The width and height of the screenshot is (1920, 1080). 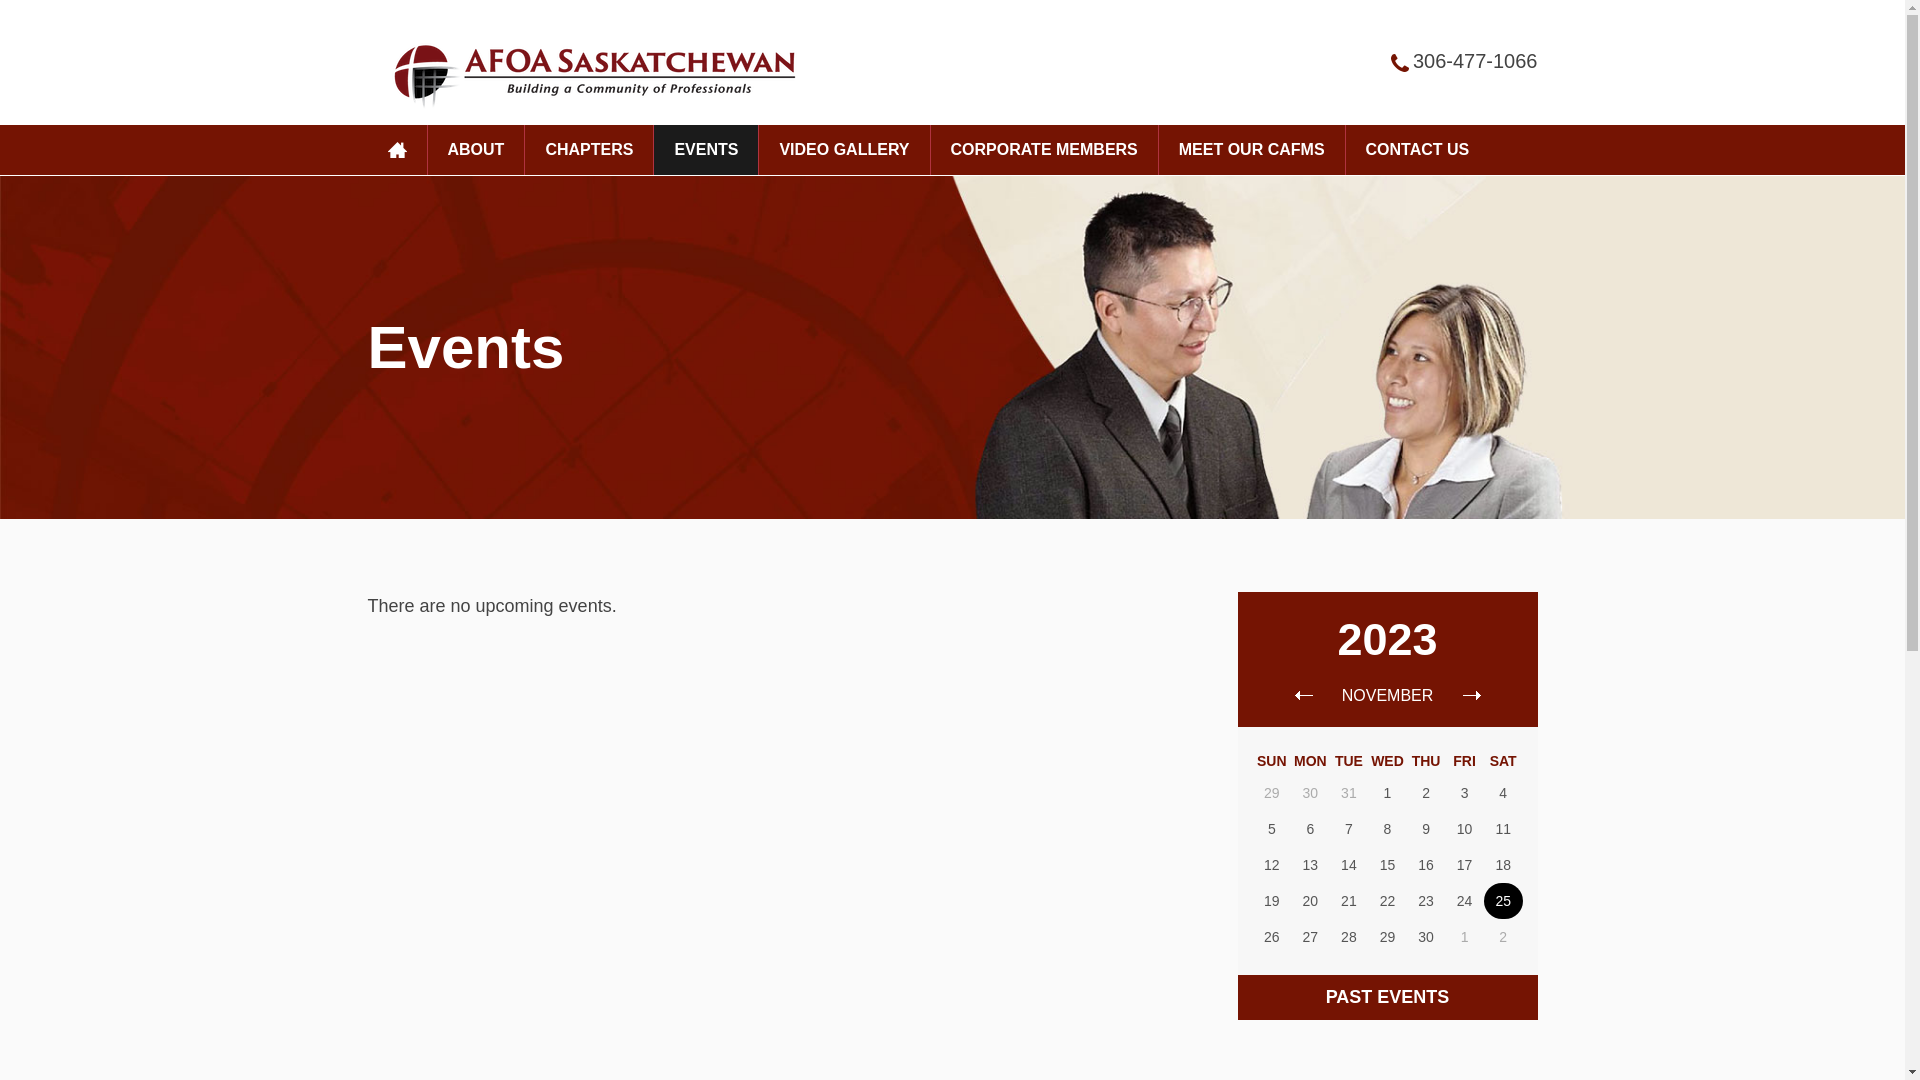 What do you see at coordinates (1386, 997) in the screenshot?
I see `'PAST EVENTS'` at bounding box center [1386, 997].